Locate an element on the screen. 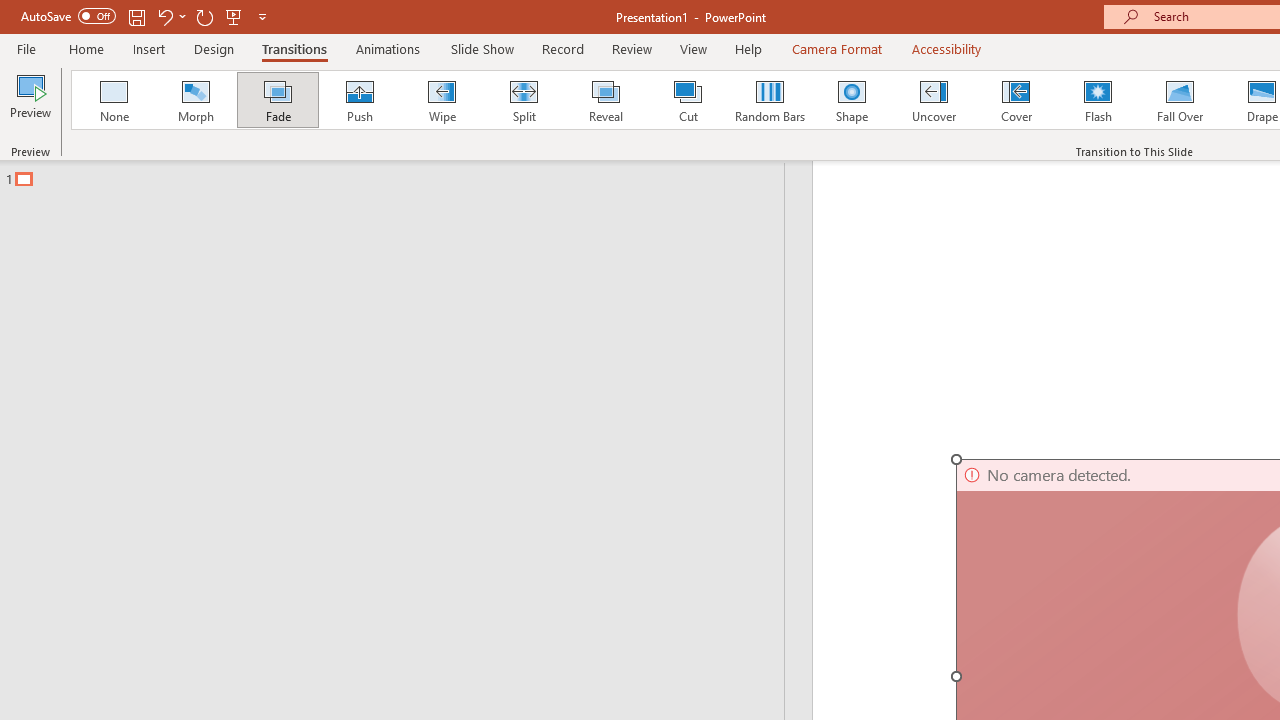 The width and height of the screenshot is (1280, 720). 'Push' is located at coordinates (359, 100).